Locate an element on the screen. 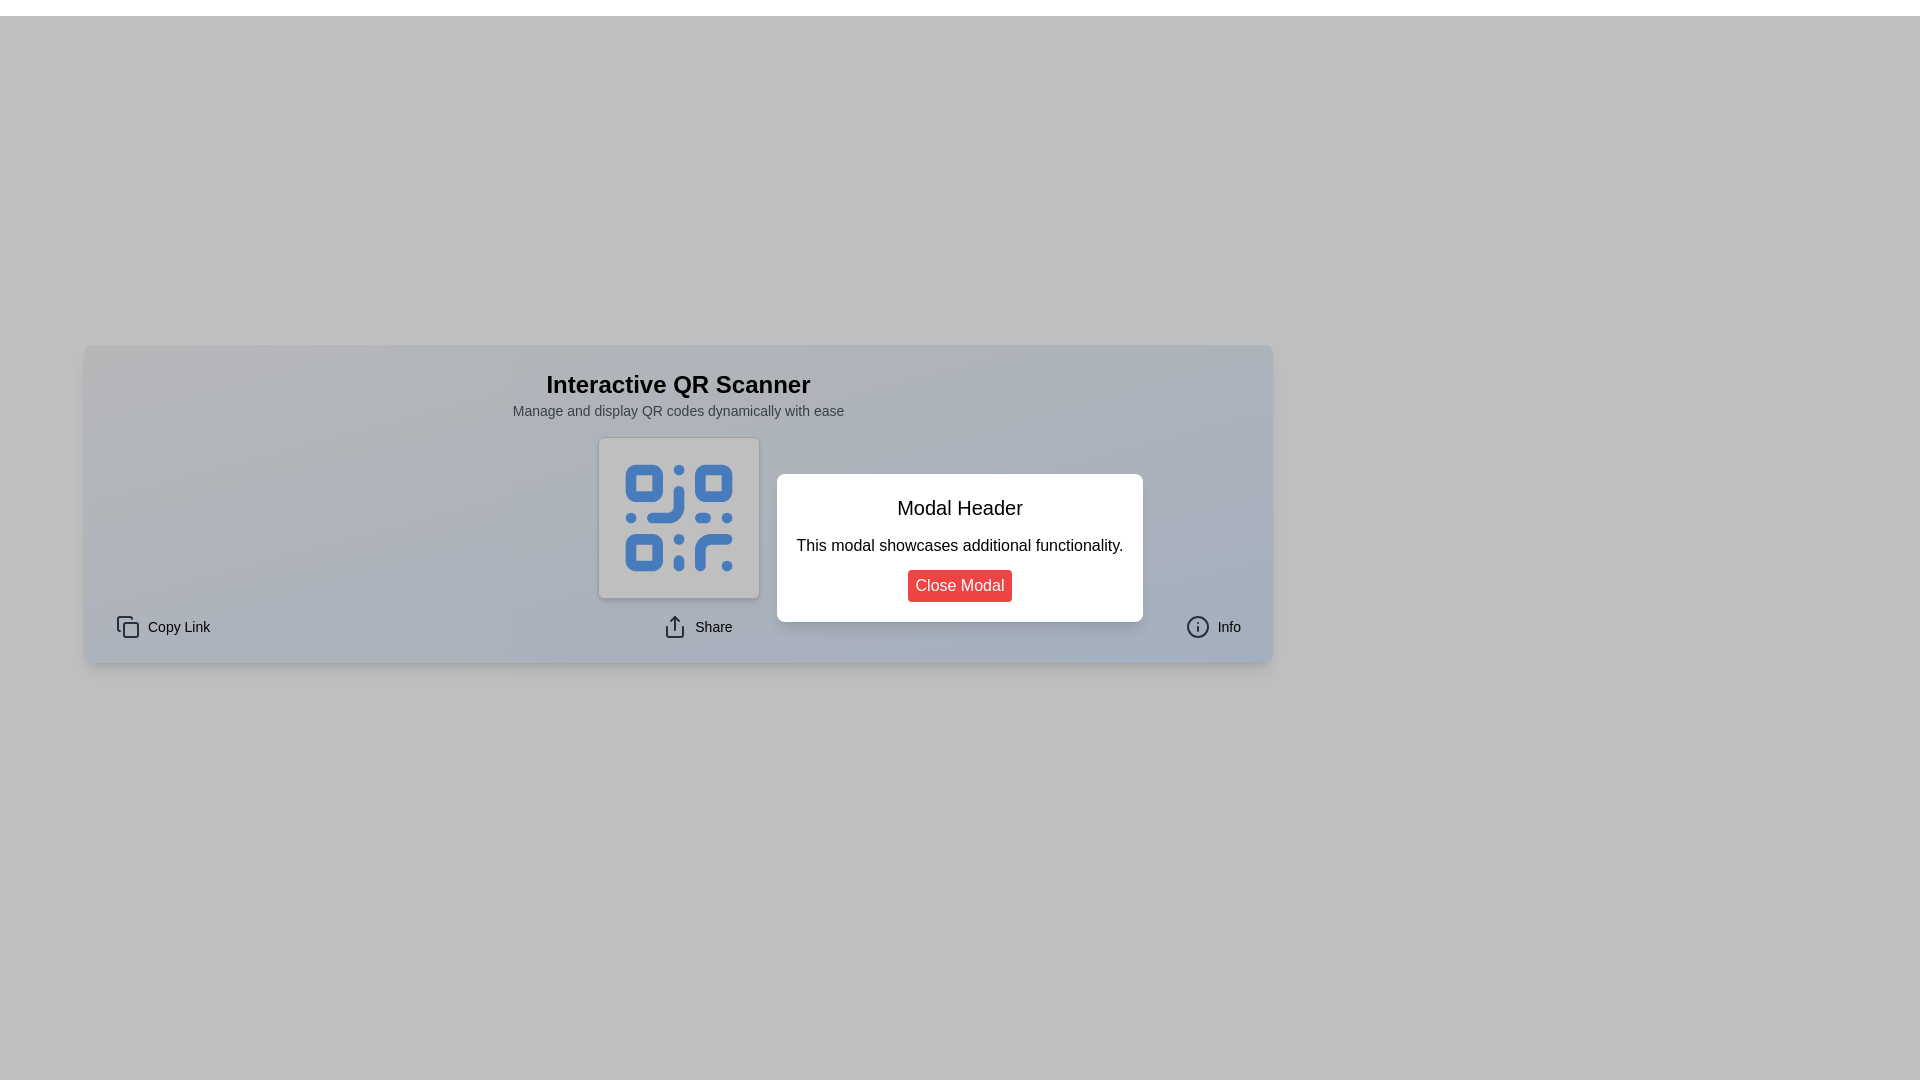 This screenshot has height=1080, width=1920. the minimalistic gray square-shaped icon depicting an upward arrow within the 'Share' button group to initiate a share action is located at coordinates (675, 626).